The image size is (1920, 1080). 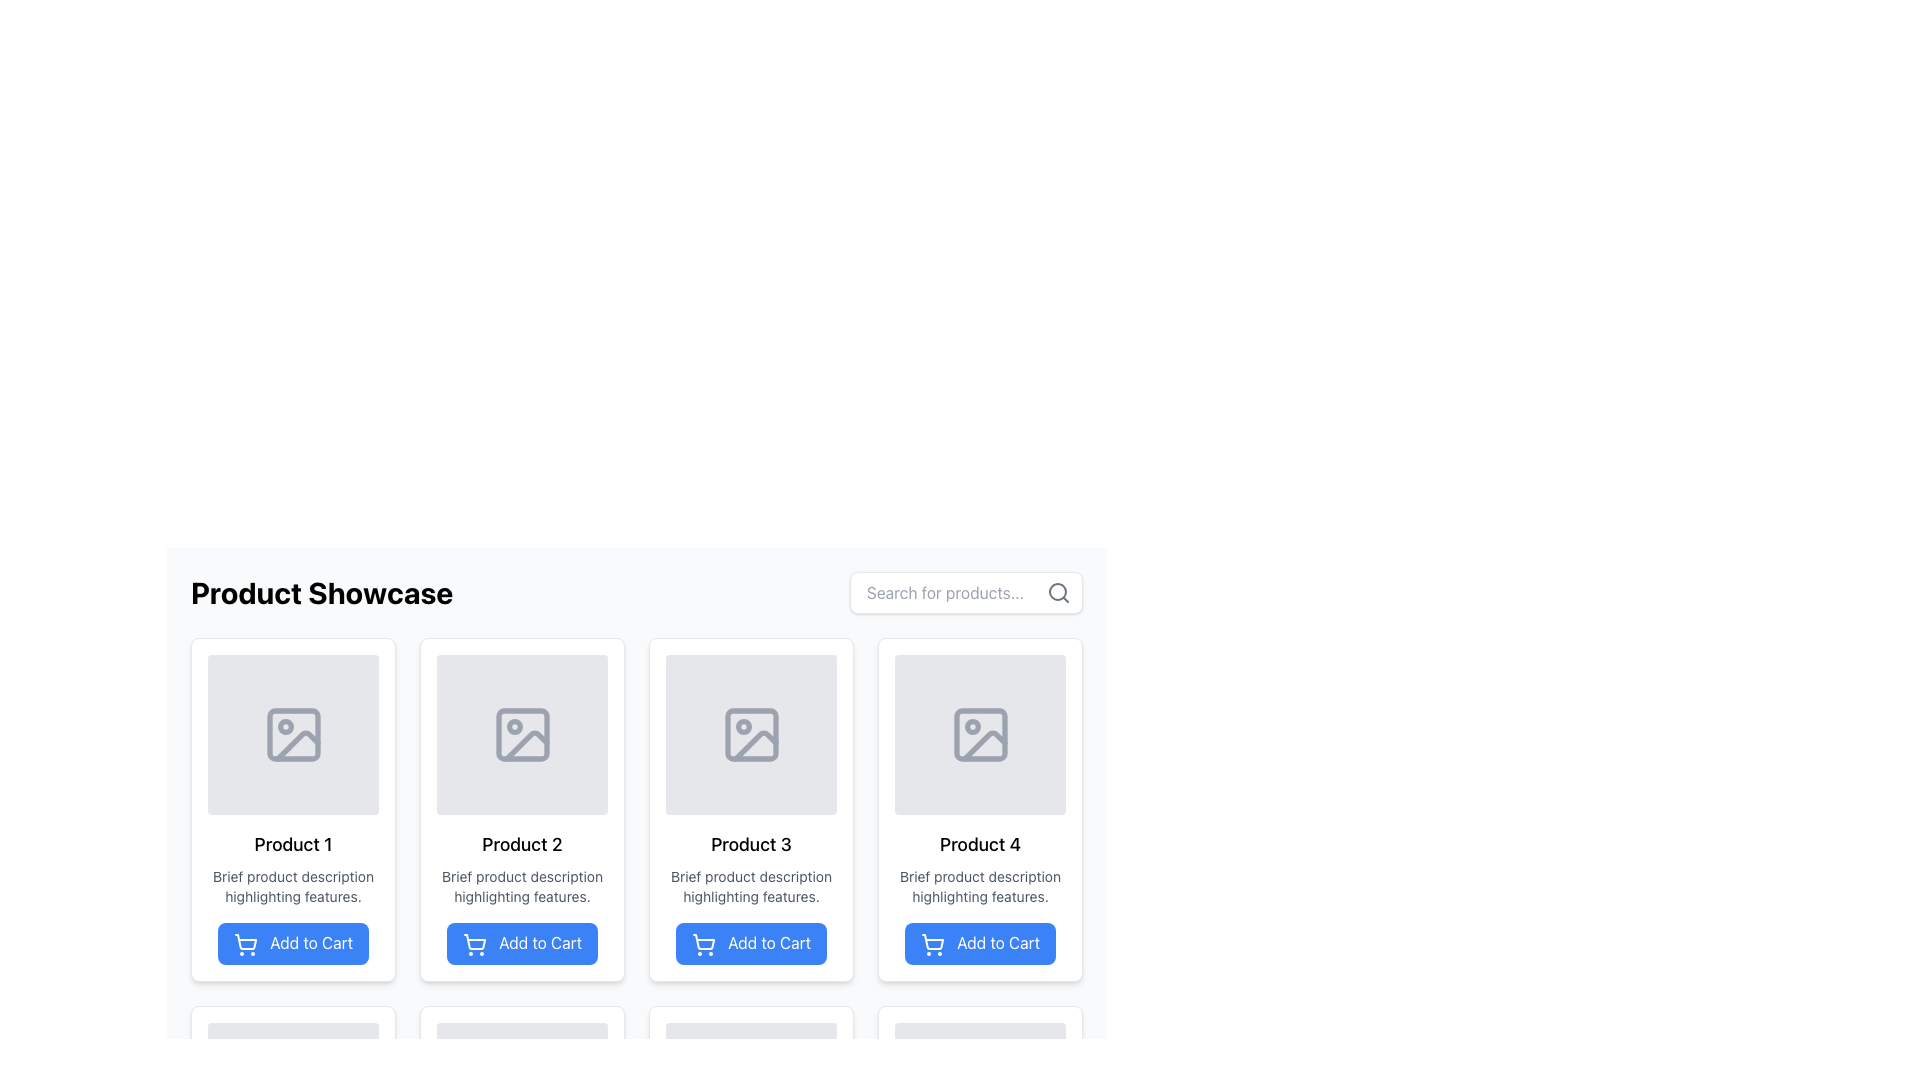 What do you see at coordinates (750, 735) in the screenshot?
I see `the Image Placeholder for 'Product 3', which has a gray background and rounded corners, positioned at the top of the card layout` at bounding box center [750, 735].